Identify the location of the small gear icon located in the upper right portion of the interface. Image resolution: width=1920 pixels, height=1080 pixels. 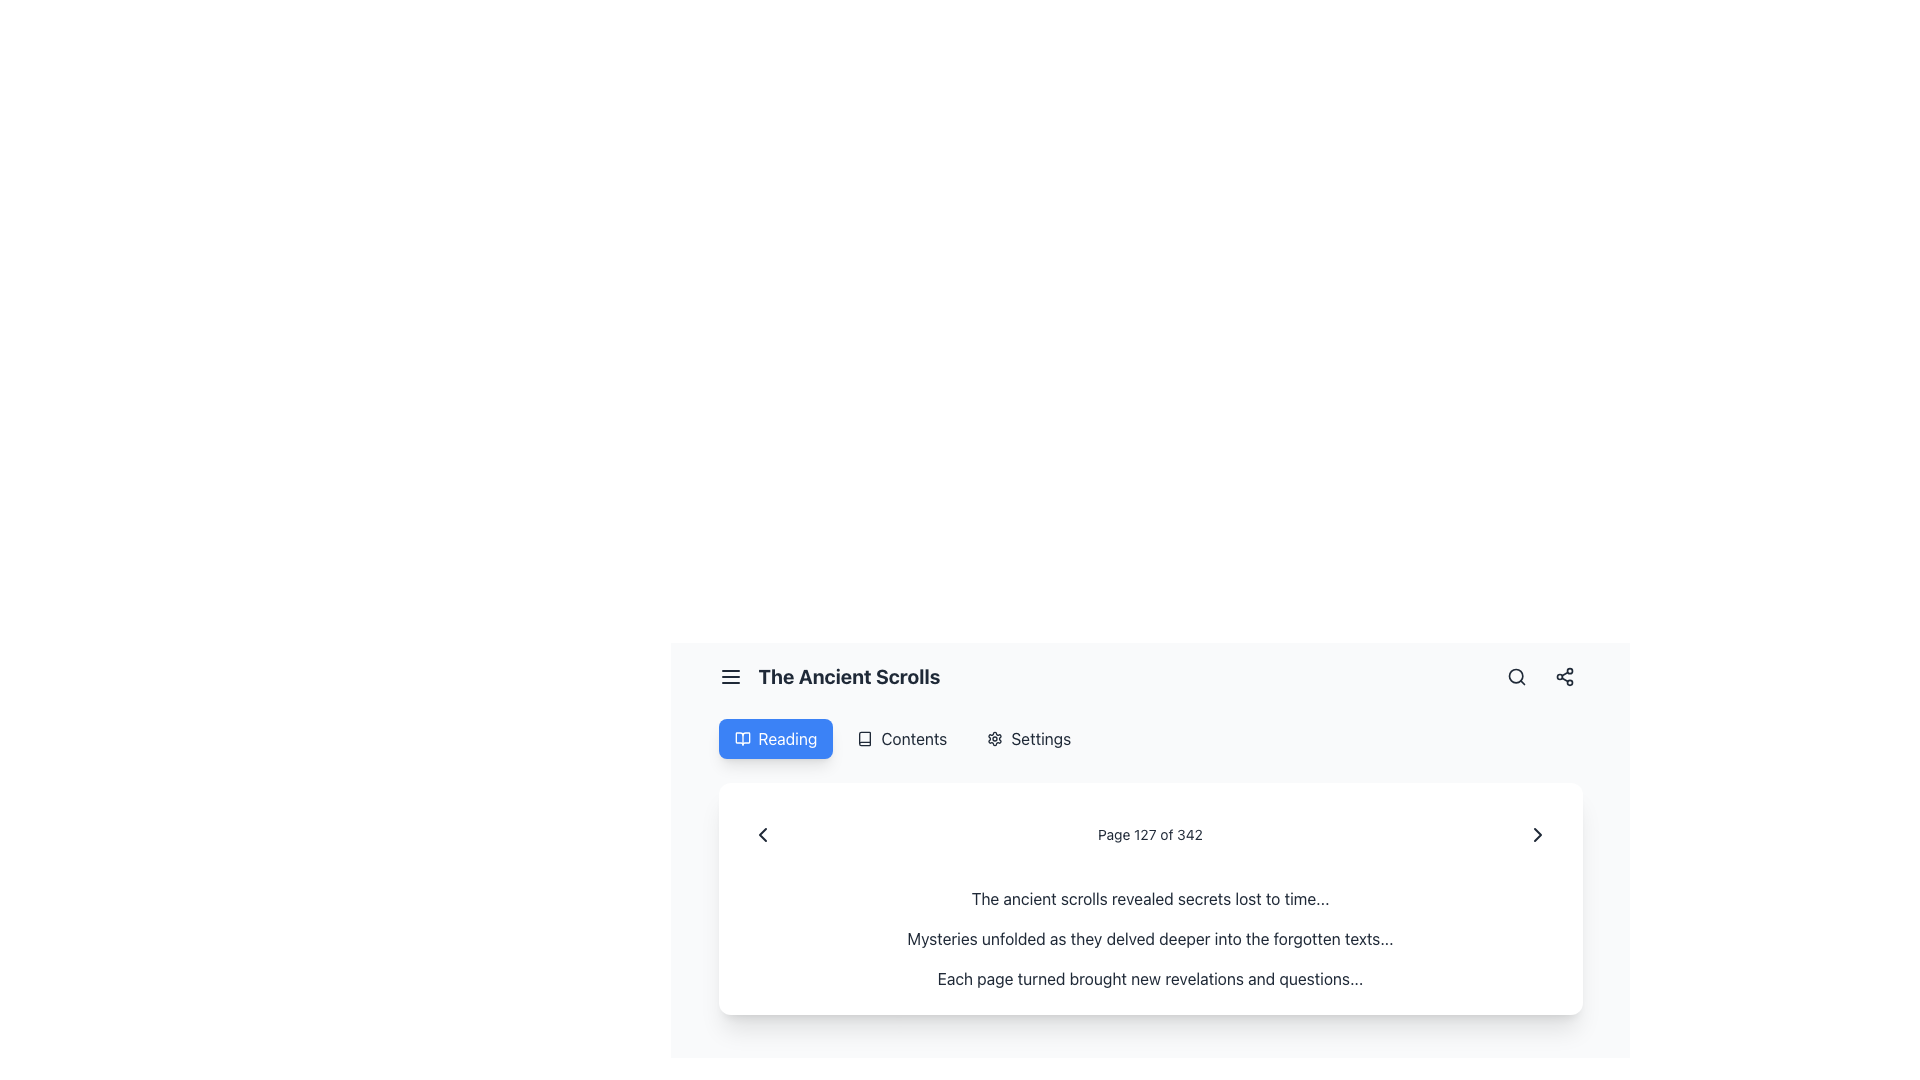
(995, 739).